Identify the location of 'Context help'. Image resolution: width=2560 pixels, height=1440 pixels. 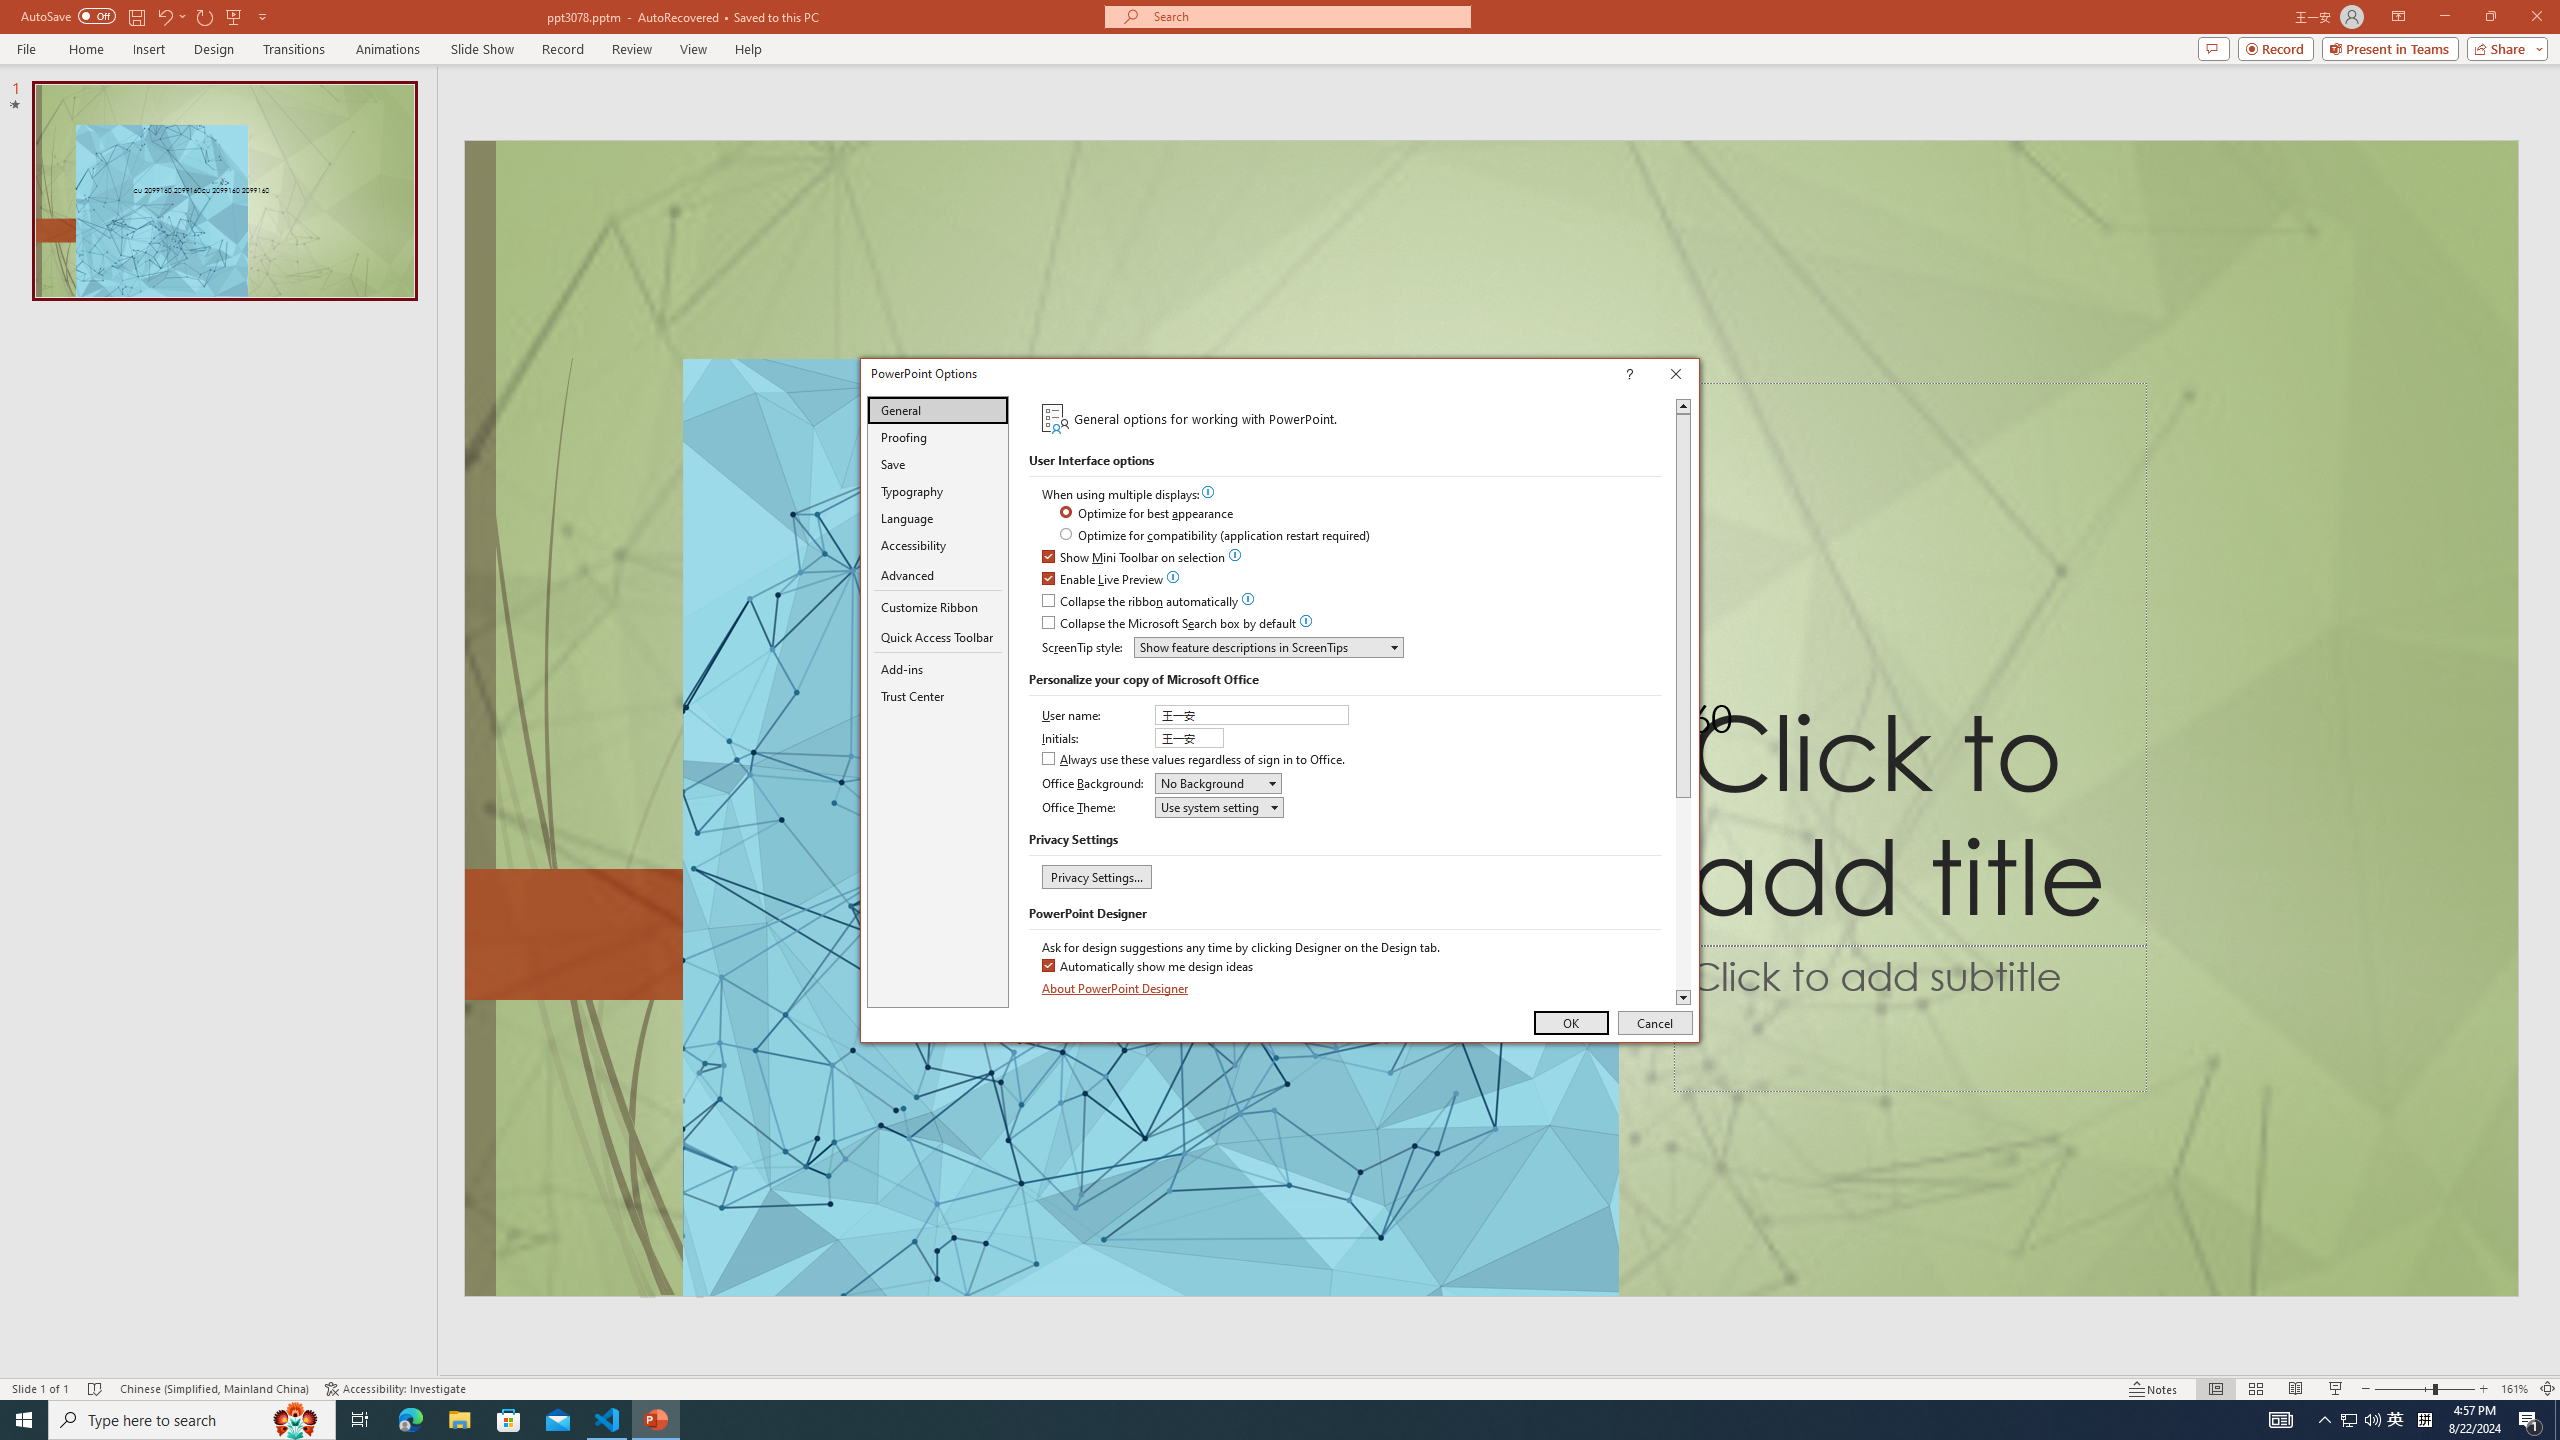
(1658, 375).